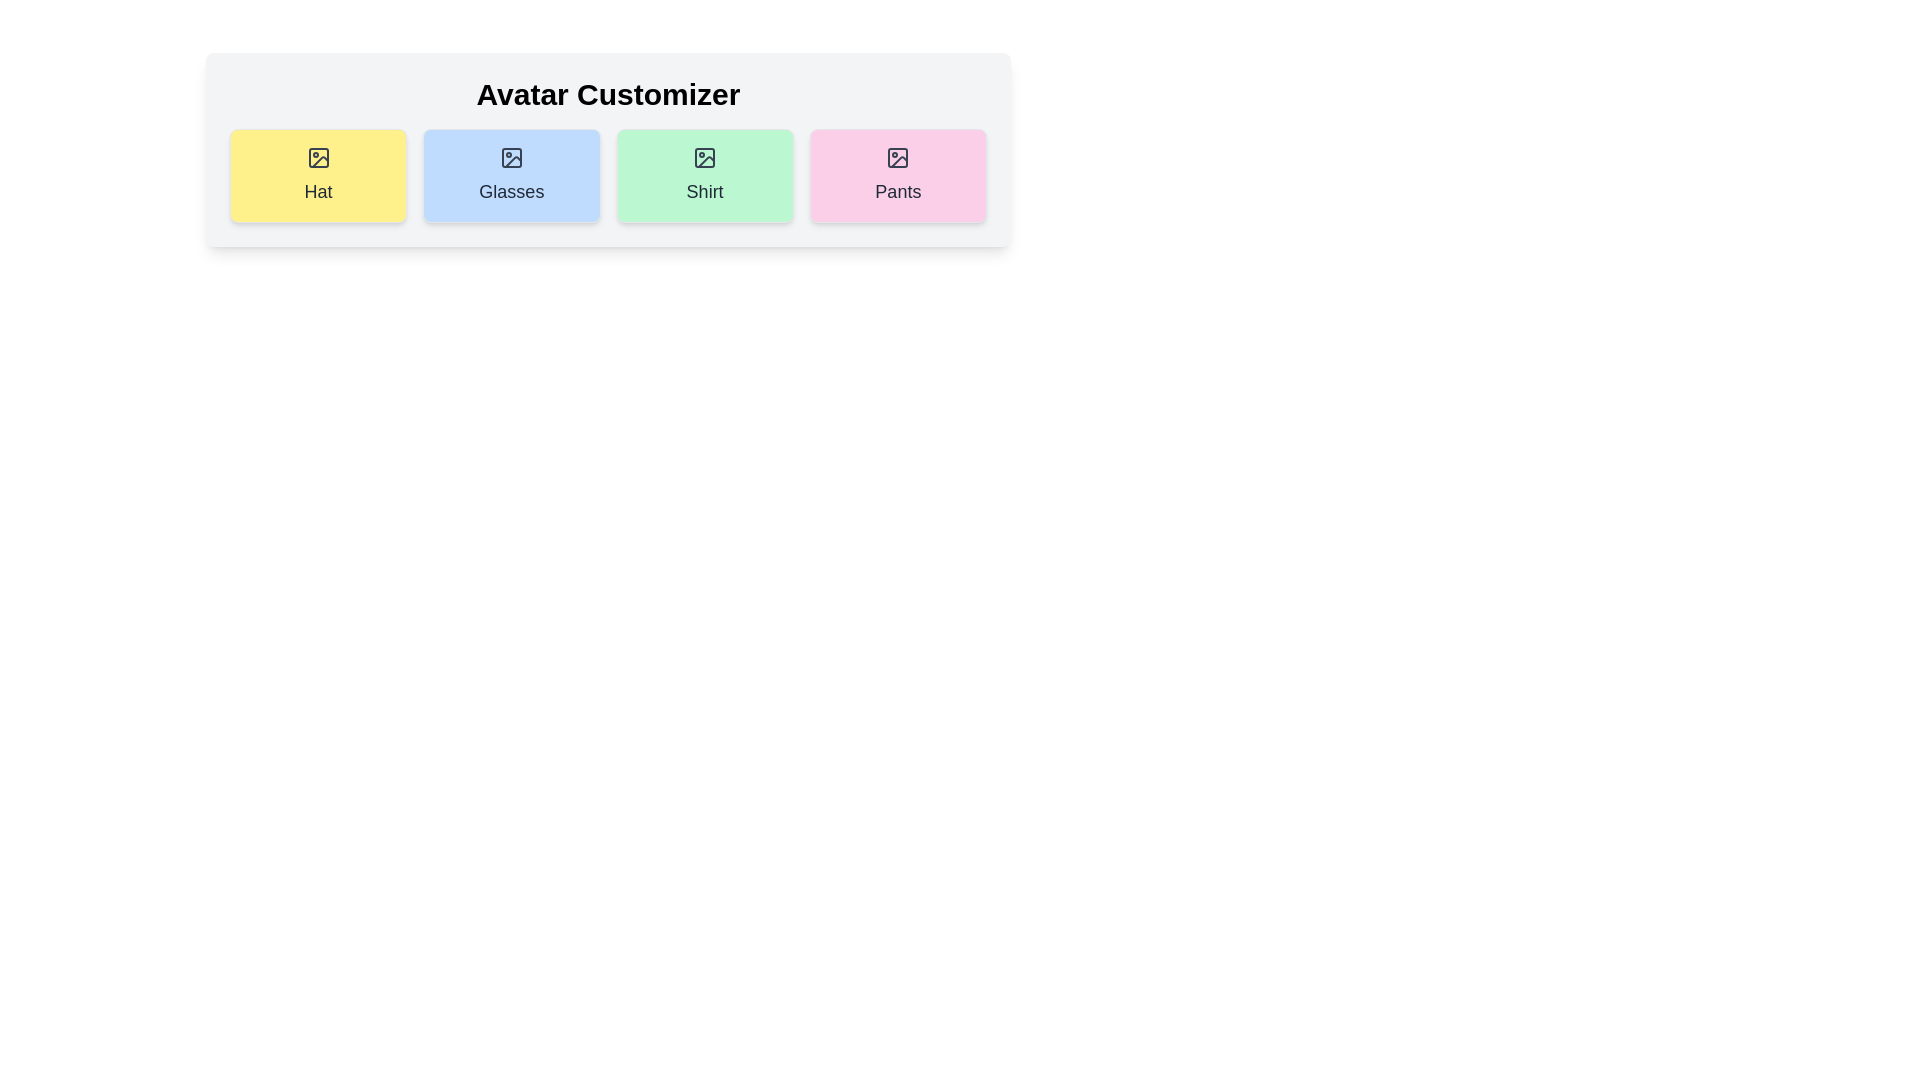  I want to click on the title text that provides an overview for avatar customization options, located centrally above the grid layout of customizable items, so click(607, 95).